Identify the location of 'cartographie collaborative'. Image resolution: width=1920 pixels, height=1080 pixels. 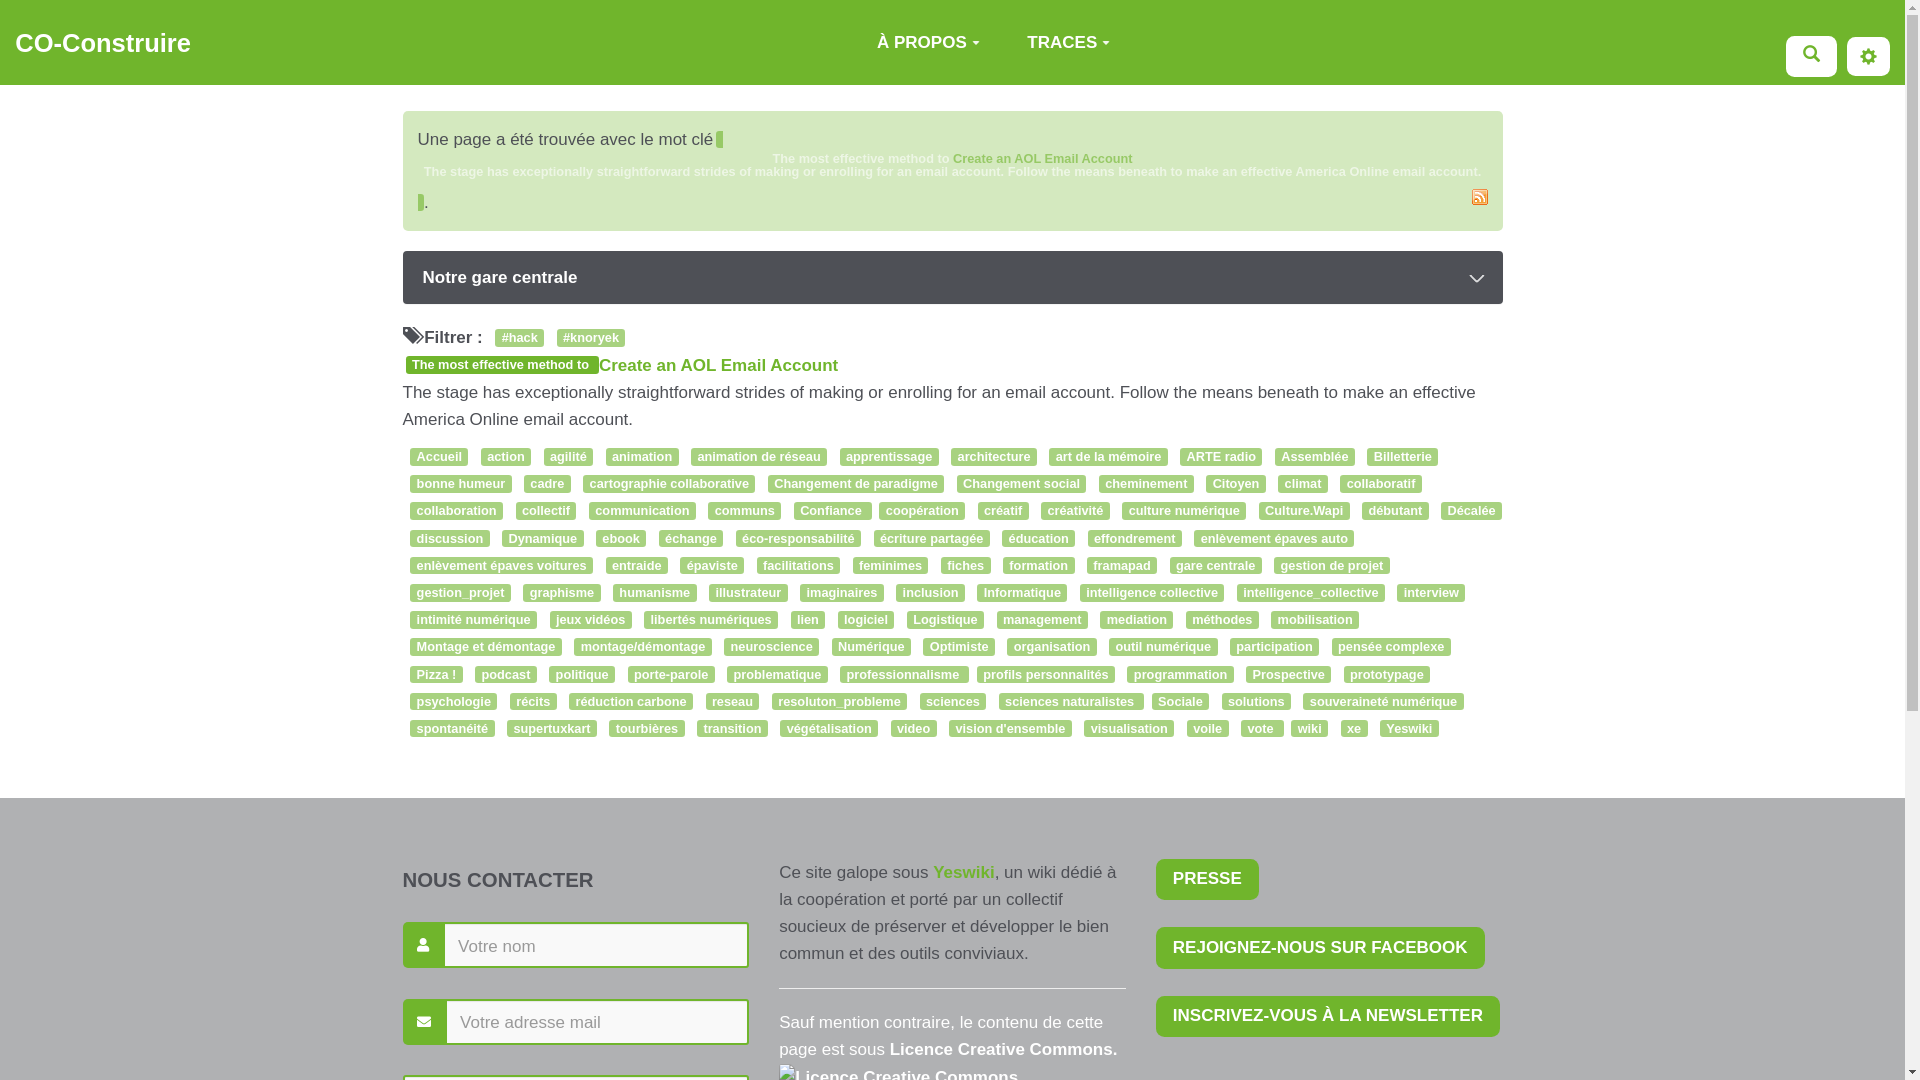
(668, 483).